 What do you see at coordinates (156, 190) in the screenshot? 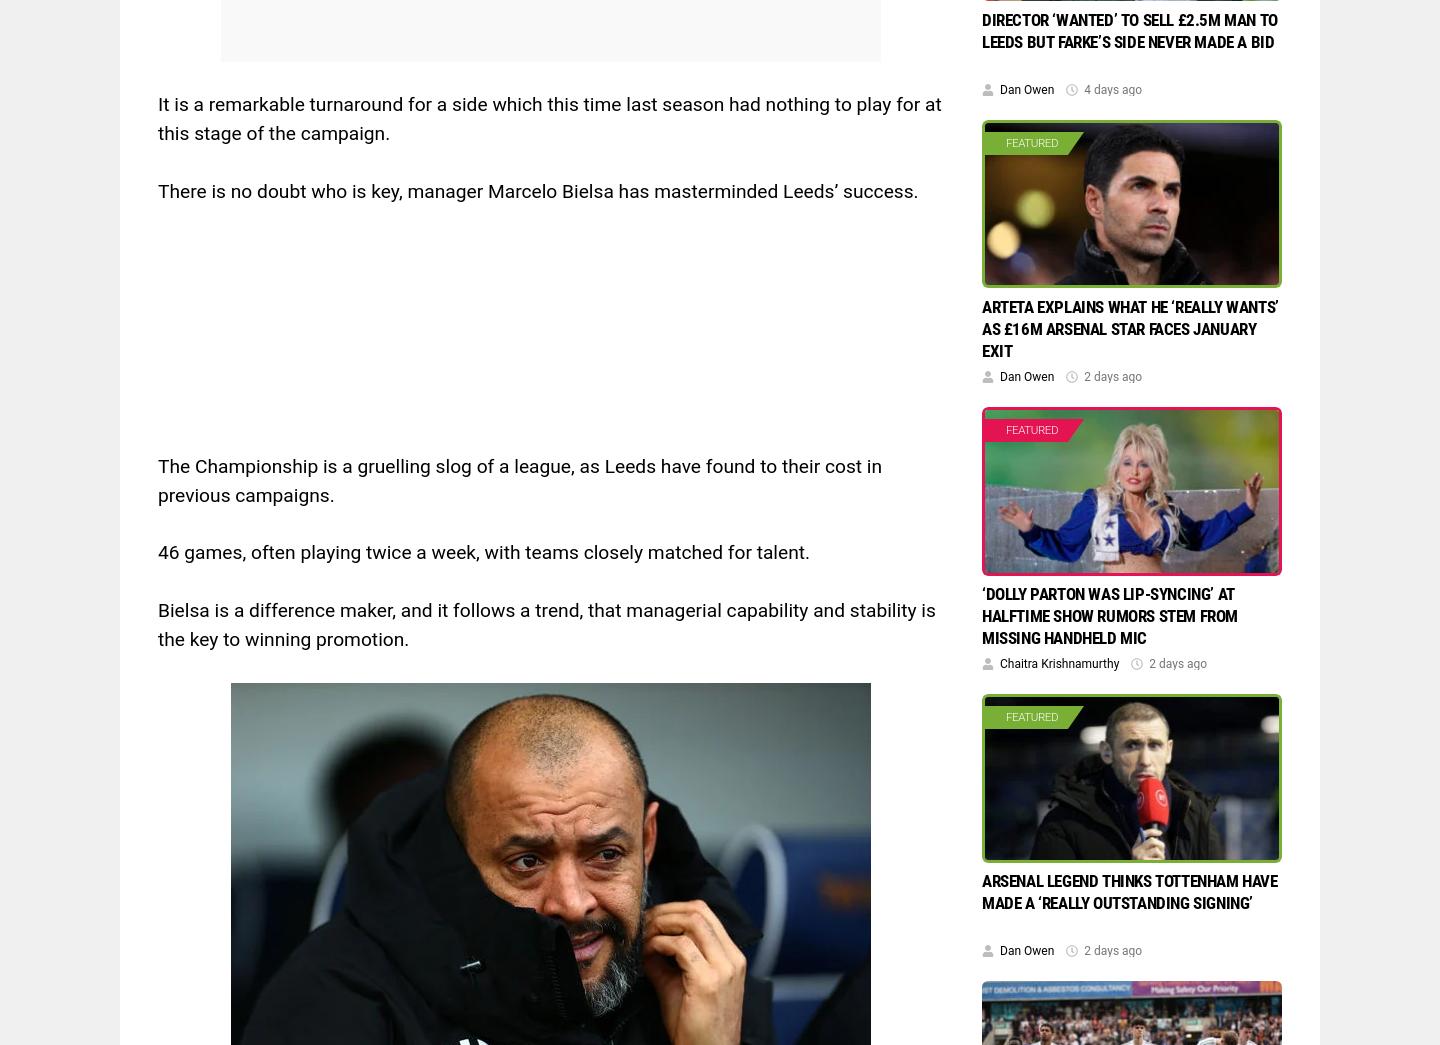
I see `'There is no doubt who is key, manager Marcelo Bielsa has masterminded Leeds’ success.'` at bounding box center [156, 190].